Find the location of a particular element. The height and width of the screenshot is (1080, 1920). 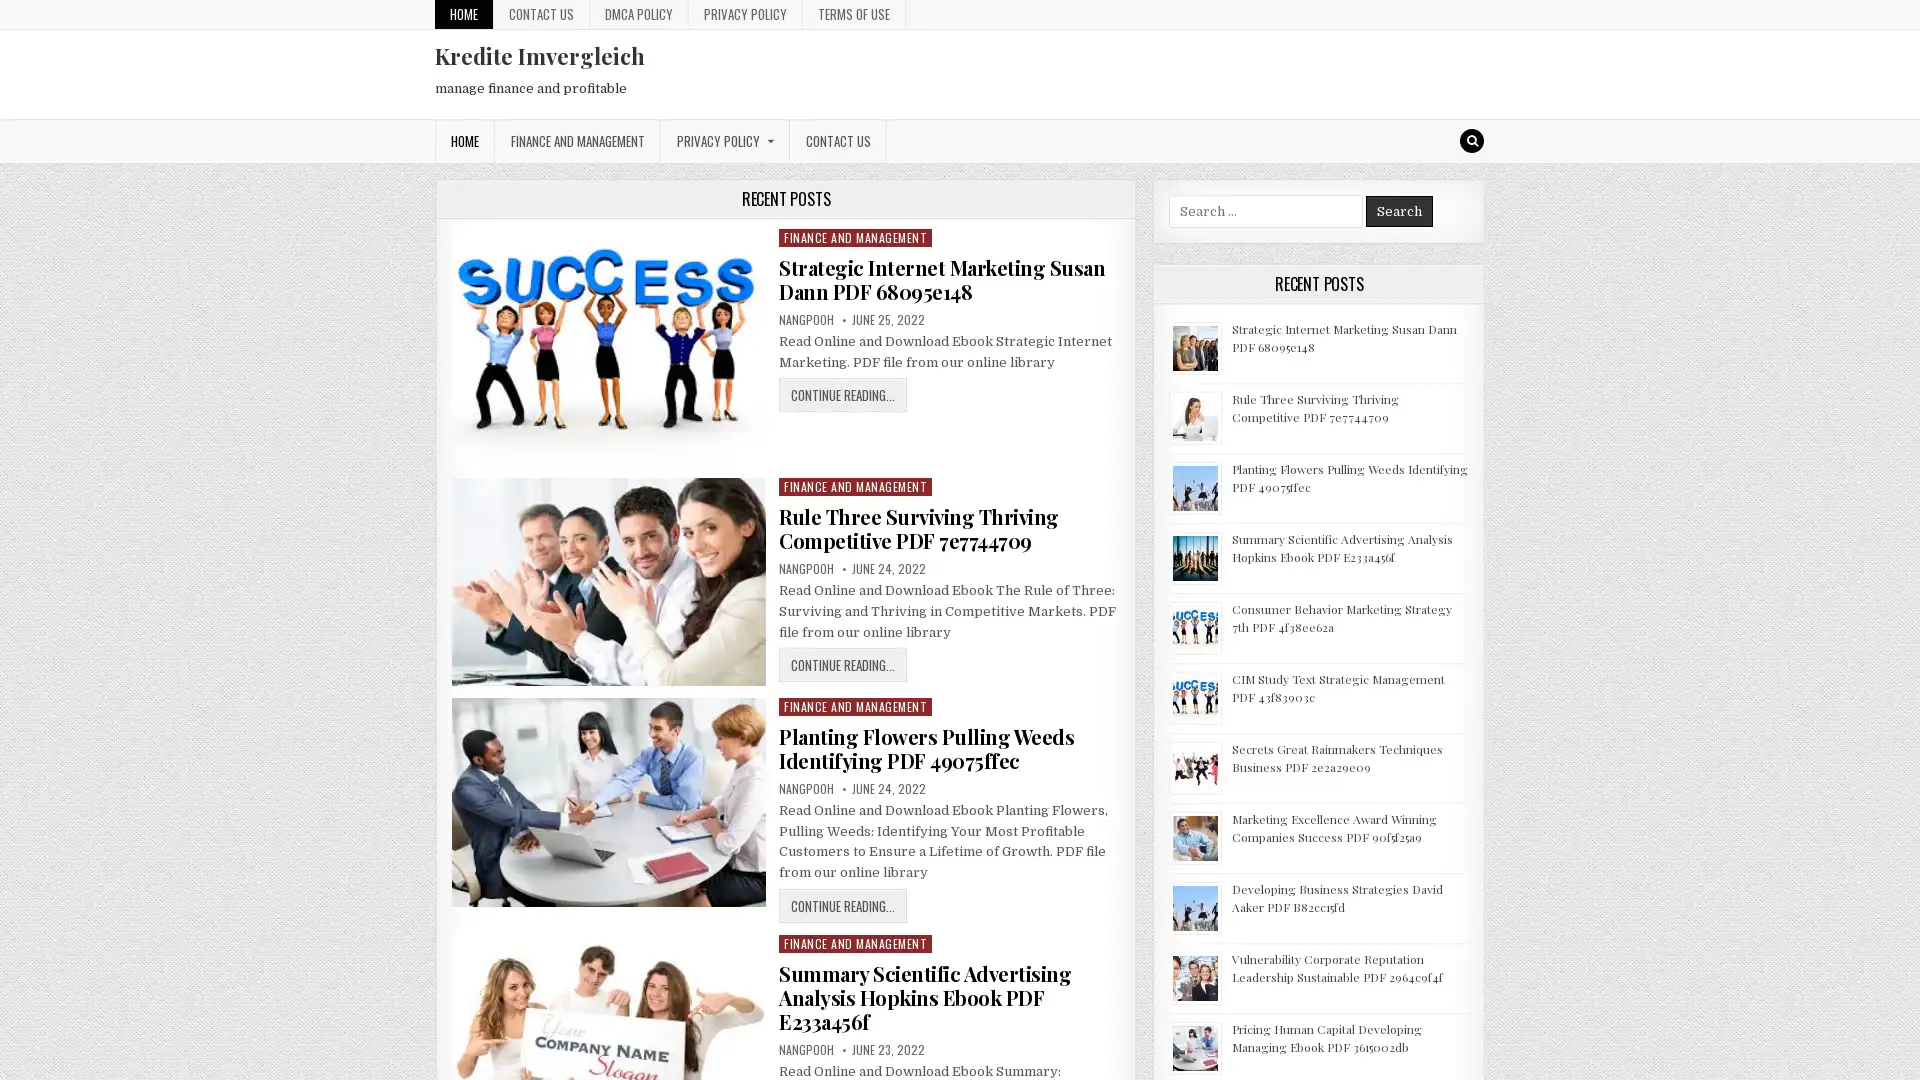

Search is located at coordinates (1398, 211).